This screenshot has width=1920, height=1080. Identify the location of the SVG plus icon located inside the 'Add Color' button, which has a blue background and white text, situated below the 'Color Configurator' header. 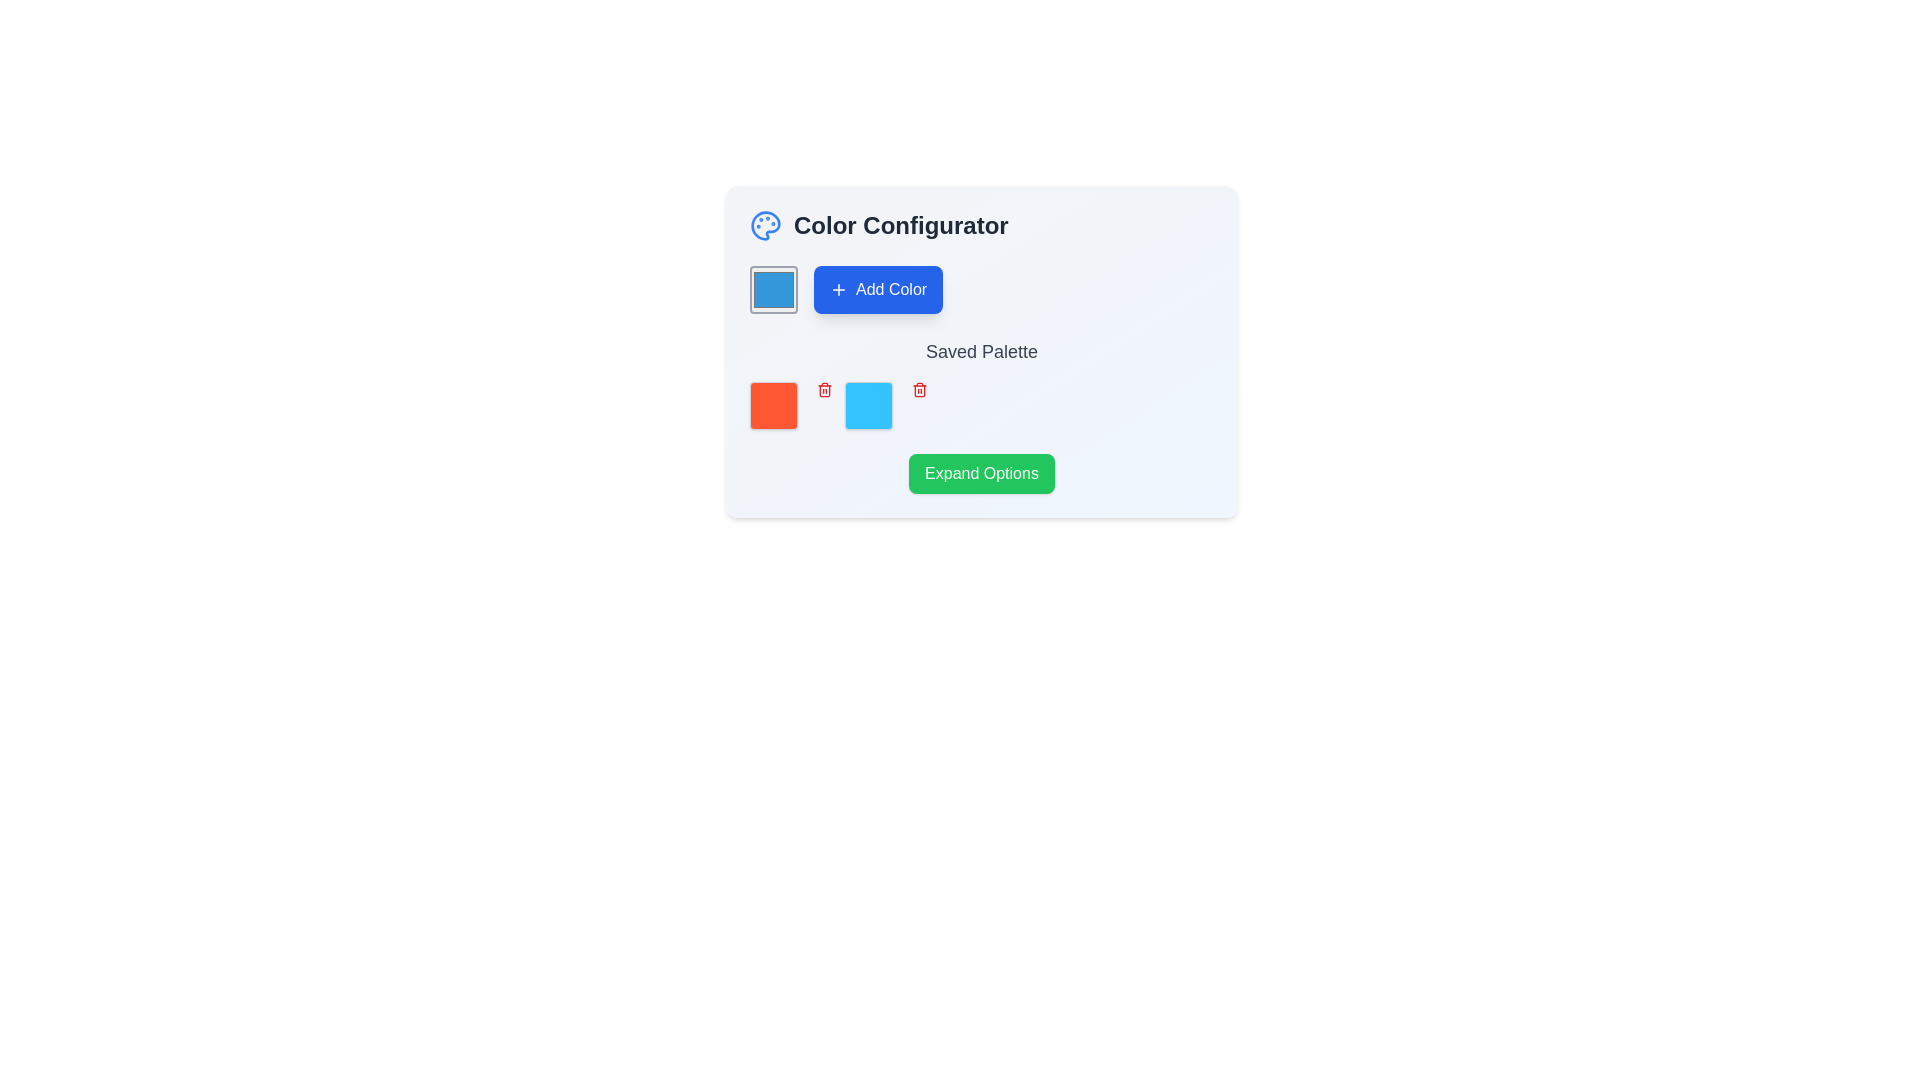
(839, 289).